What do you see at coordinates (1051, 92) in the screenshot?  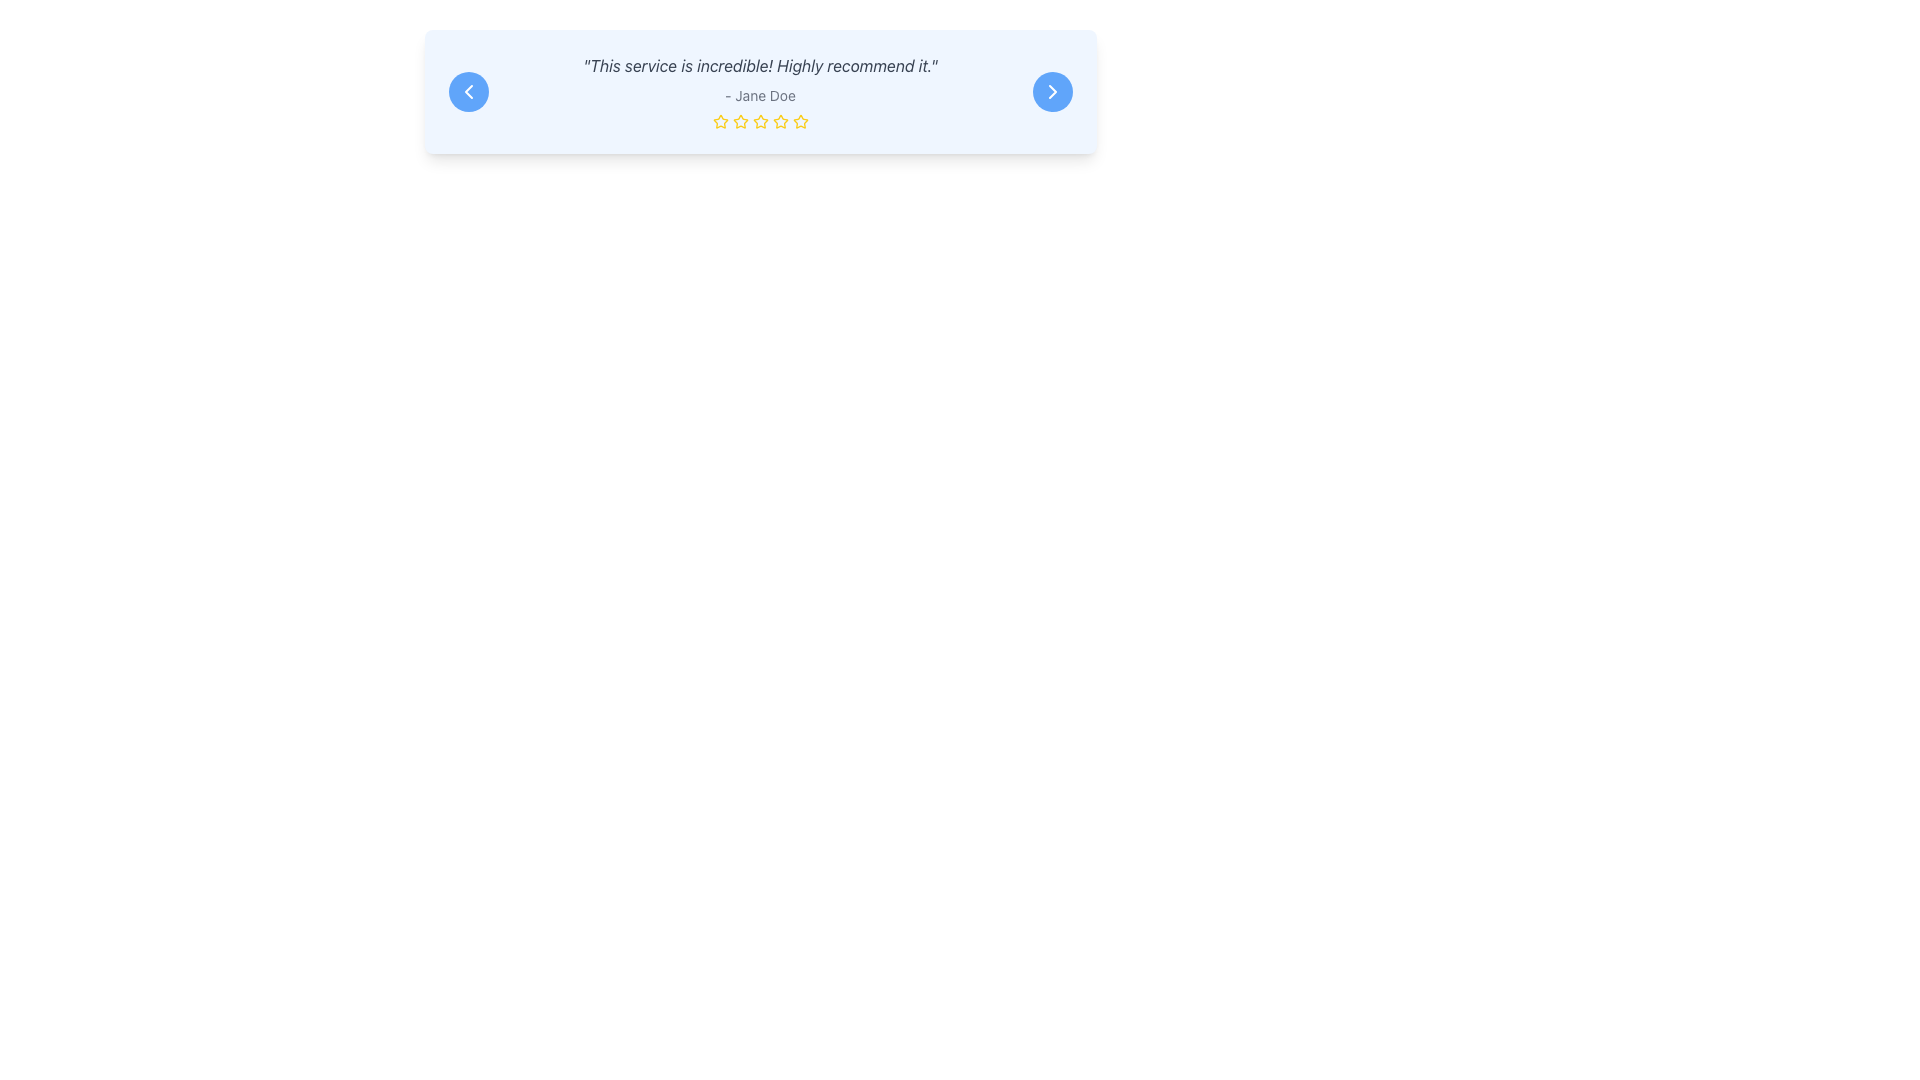 I see `the navigation icon within the blue button on the right side of the review card to activate hover effects` at bounding box center [1051, 92].